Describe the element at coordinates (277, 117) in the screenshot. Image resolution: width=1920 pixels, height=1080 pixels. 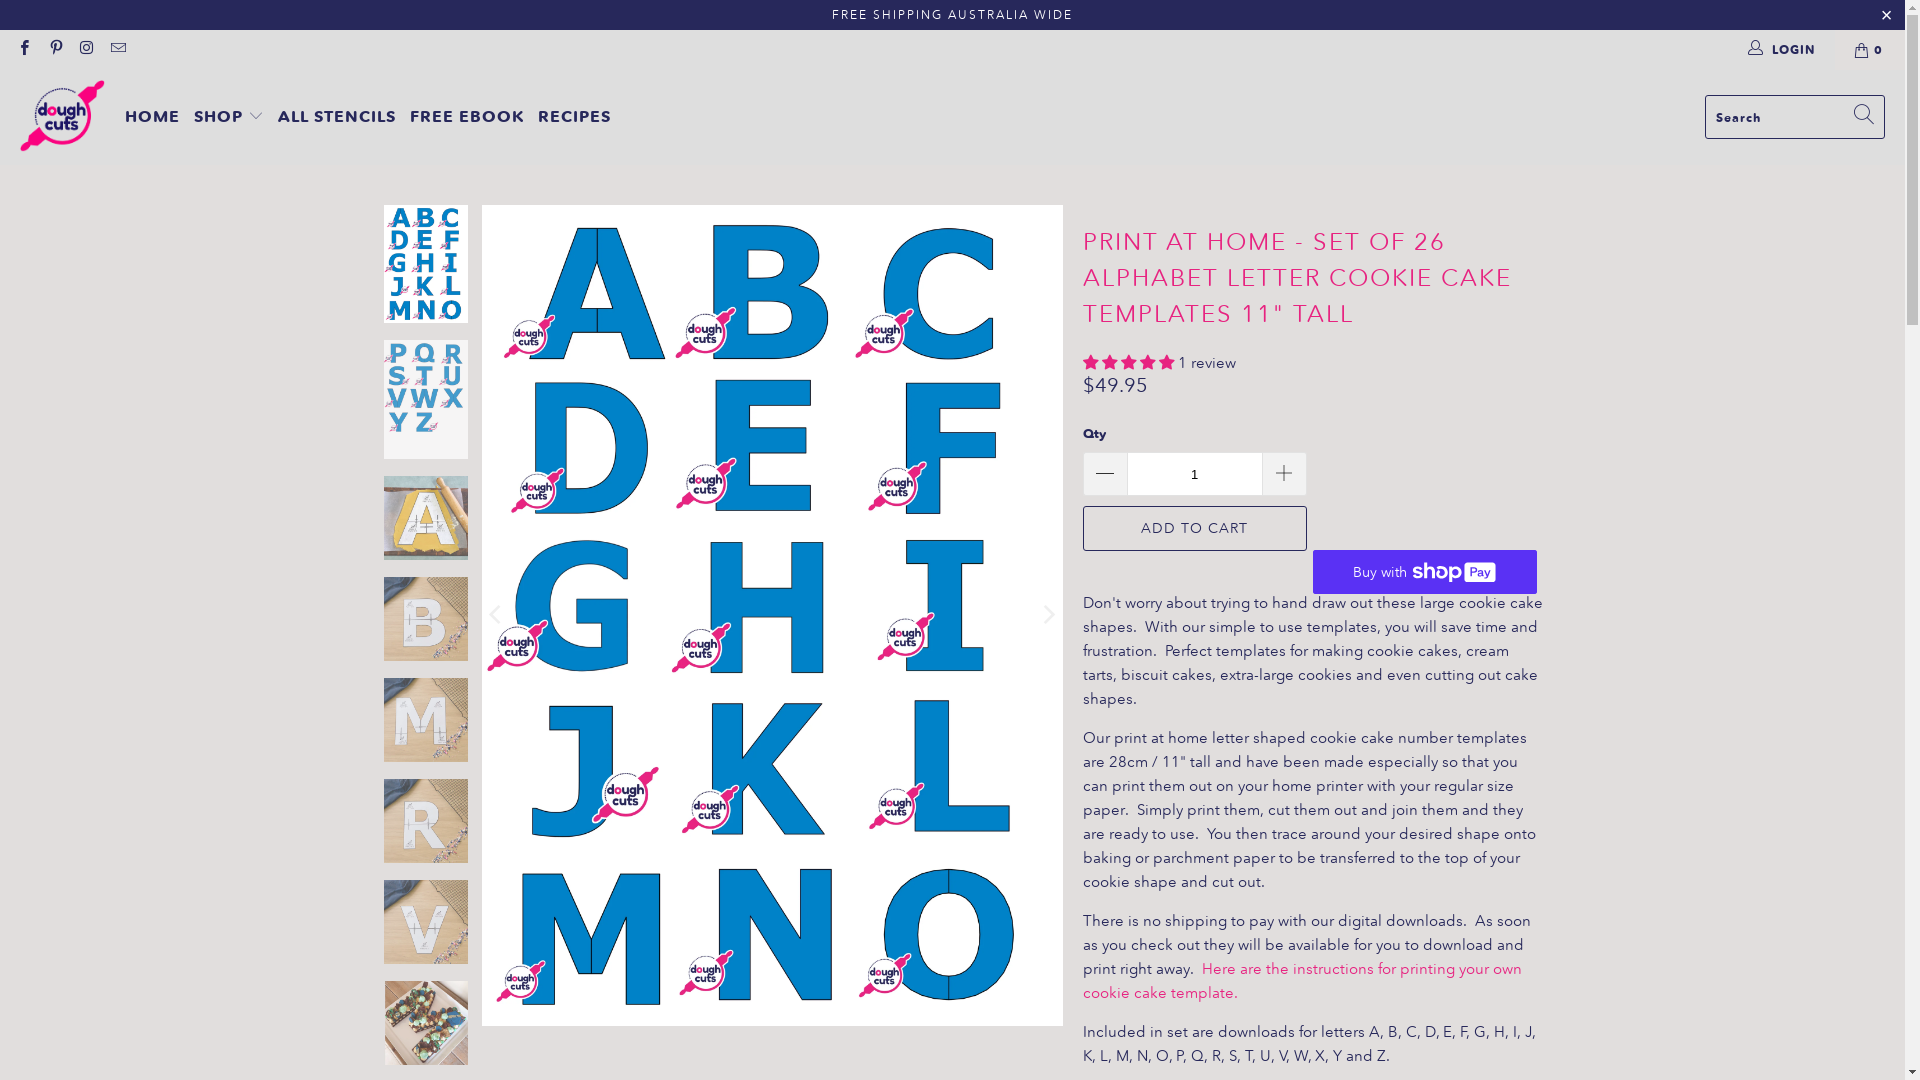
I see `'ALL STENCILS'` at that location.